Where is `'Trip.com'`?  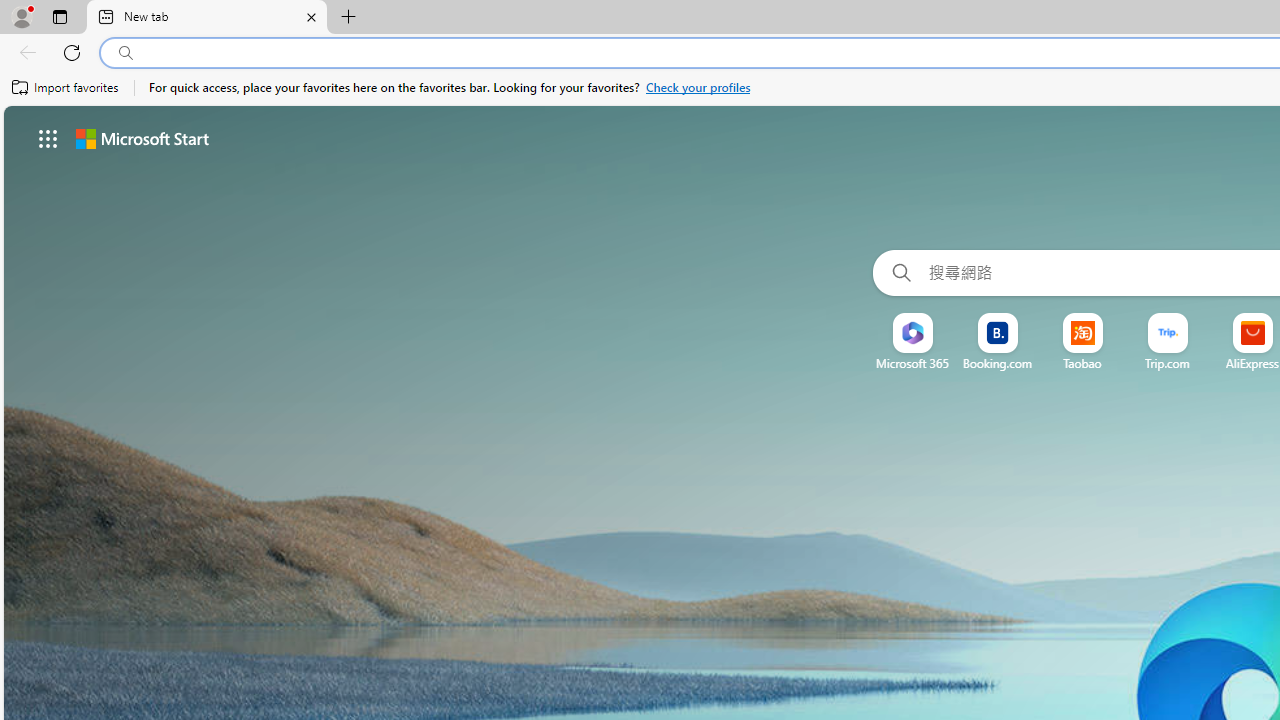
'Trip.com' is located at coordinates (1168, 363).